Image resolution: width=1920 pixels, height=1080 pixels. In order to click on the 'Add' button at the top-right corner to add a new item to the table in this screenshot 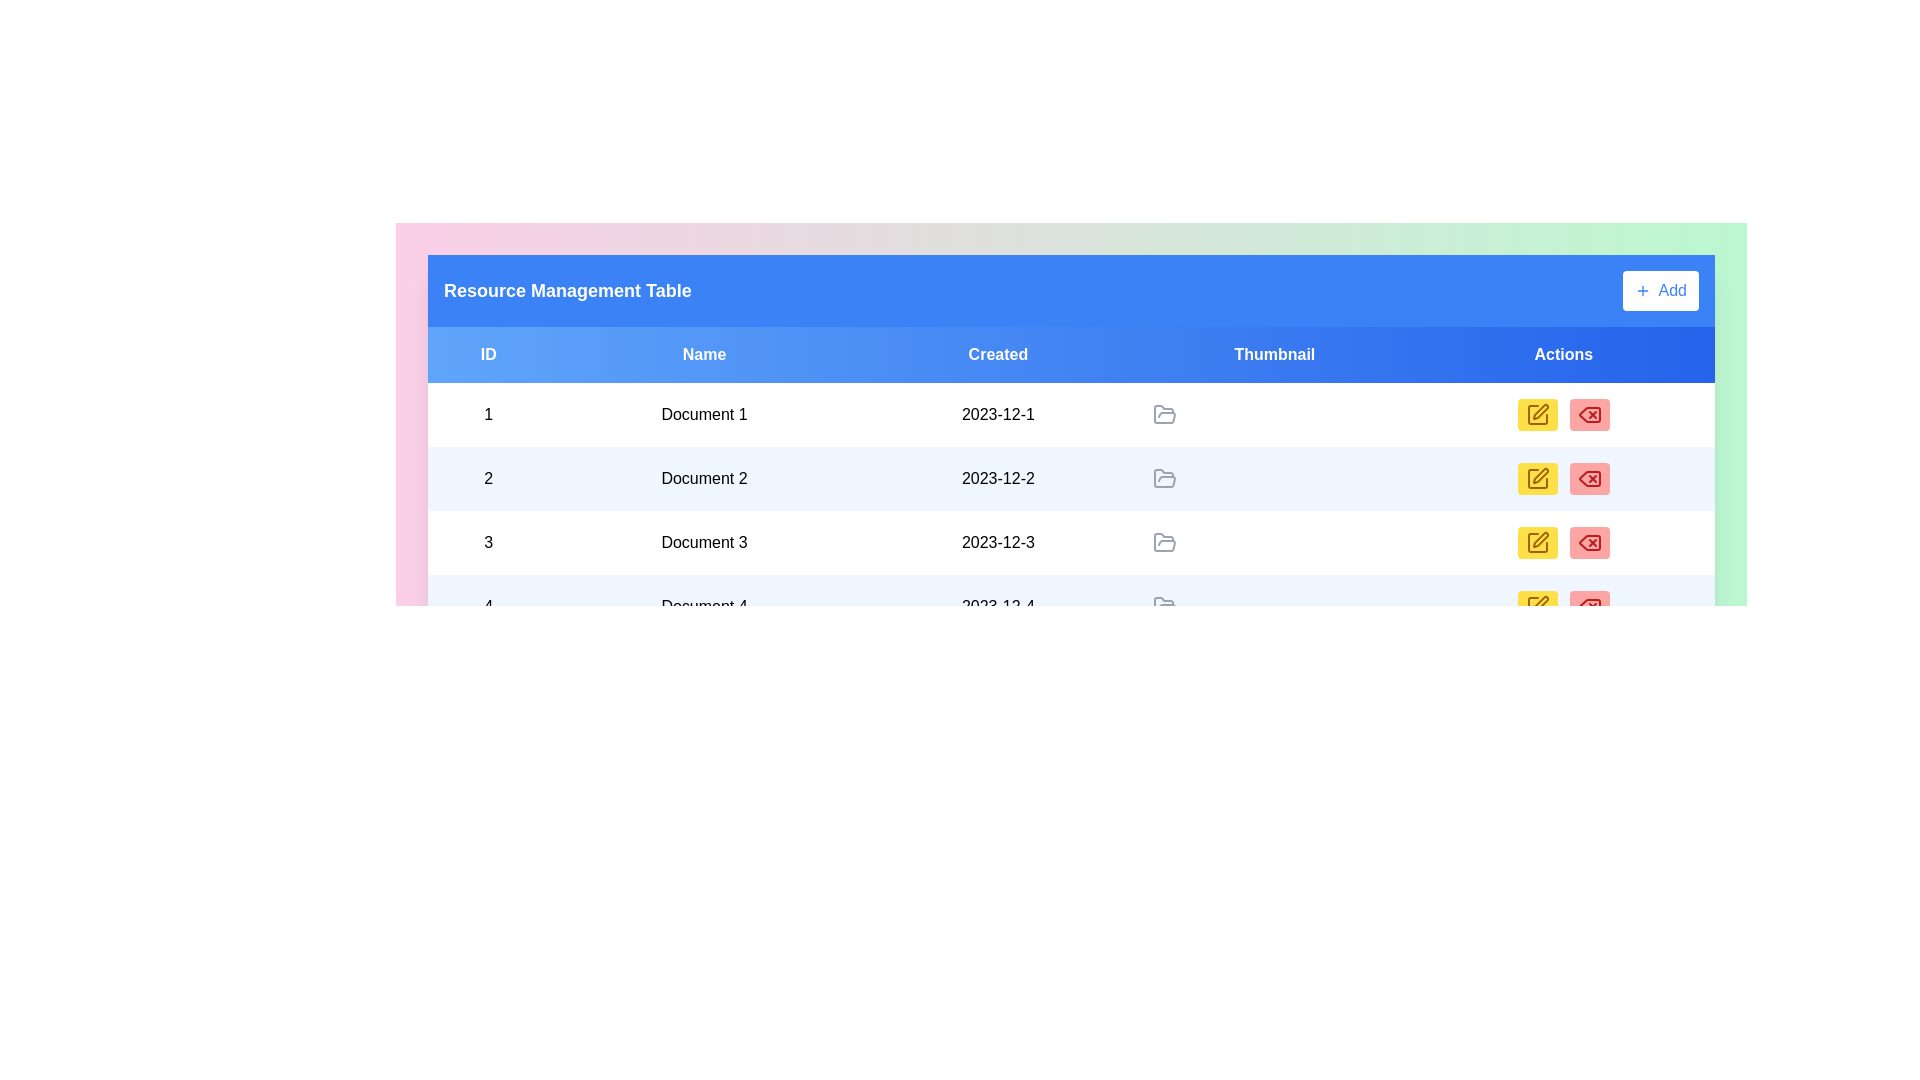, I will do `click(1660, 290)`.